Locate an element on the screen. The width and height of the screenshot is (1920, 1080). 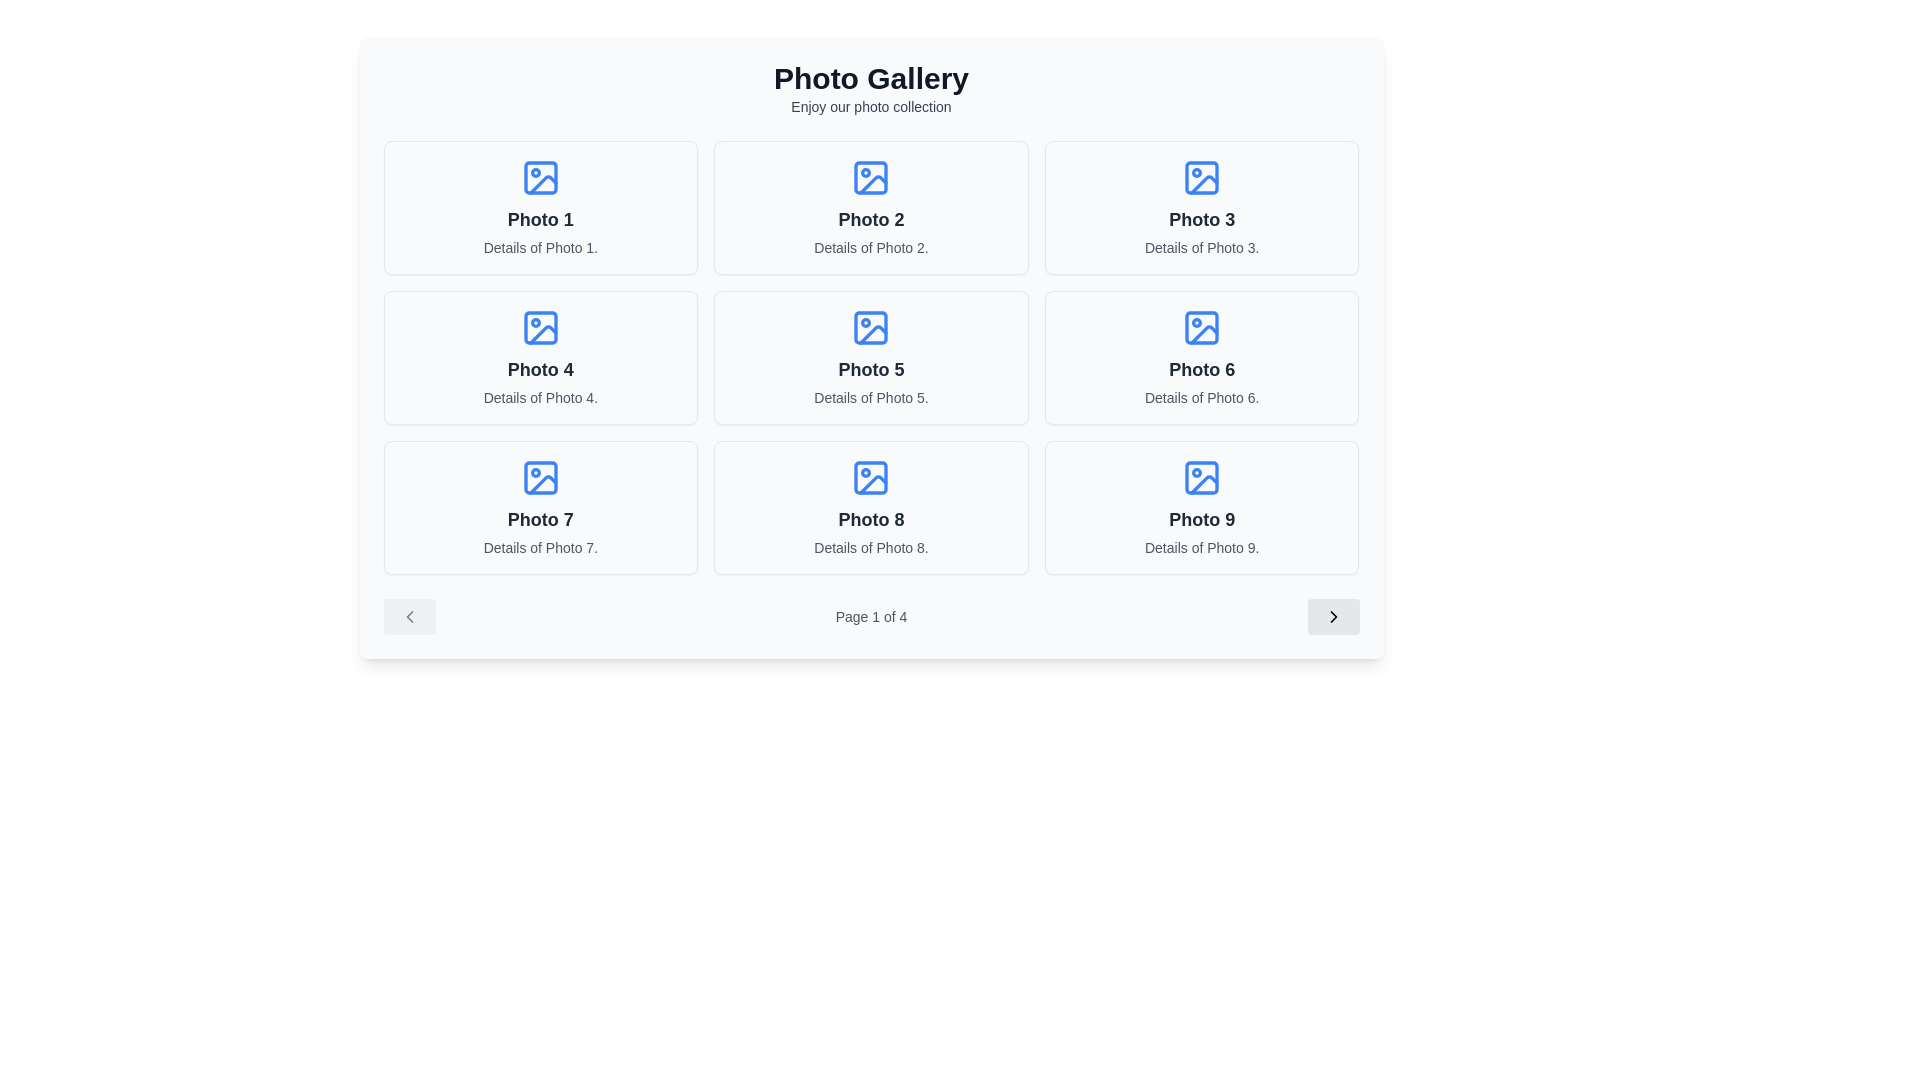
the text label that reads 'Details of Photo 2.', which is styled in small gray font and located underneath the title 'Photo 2' within the second card of a 3x3 grid layout is located at coordinates (871, 246).